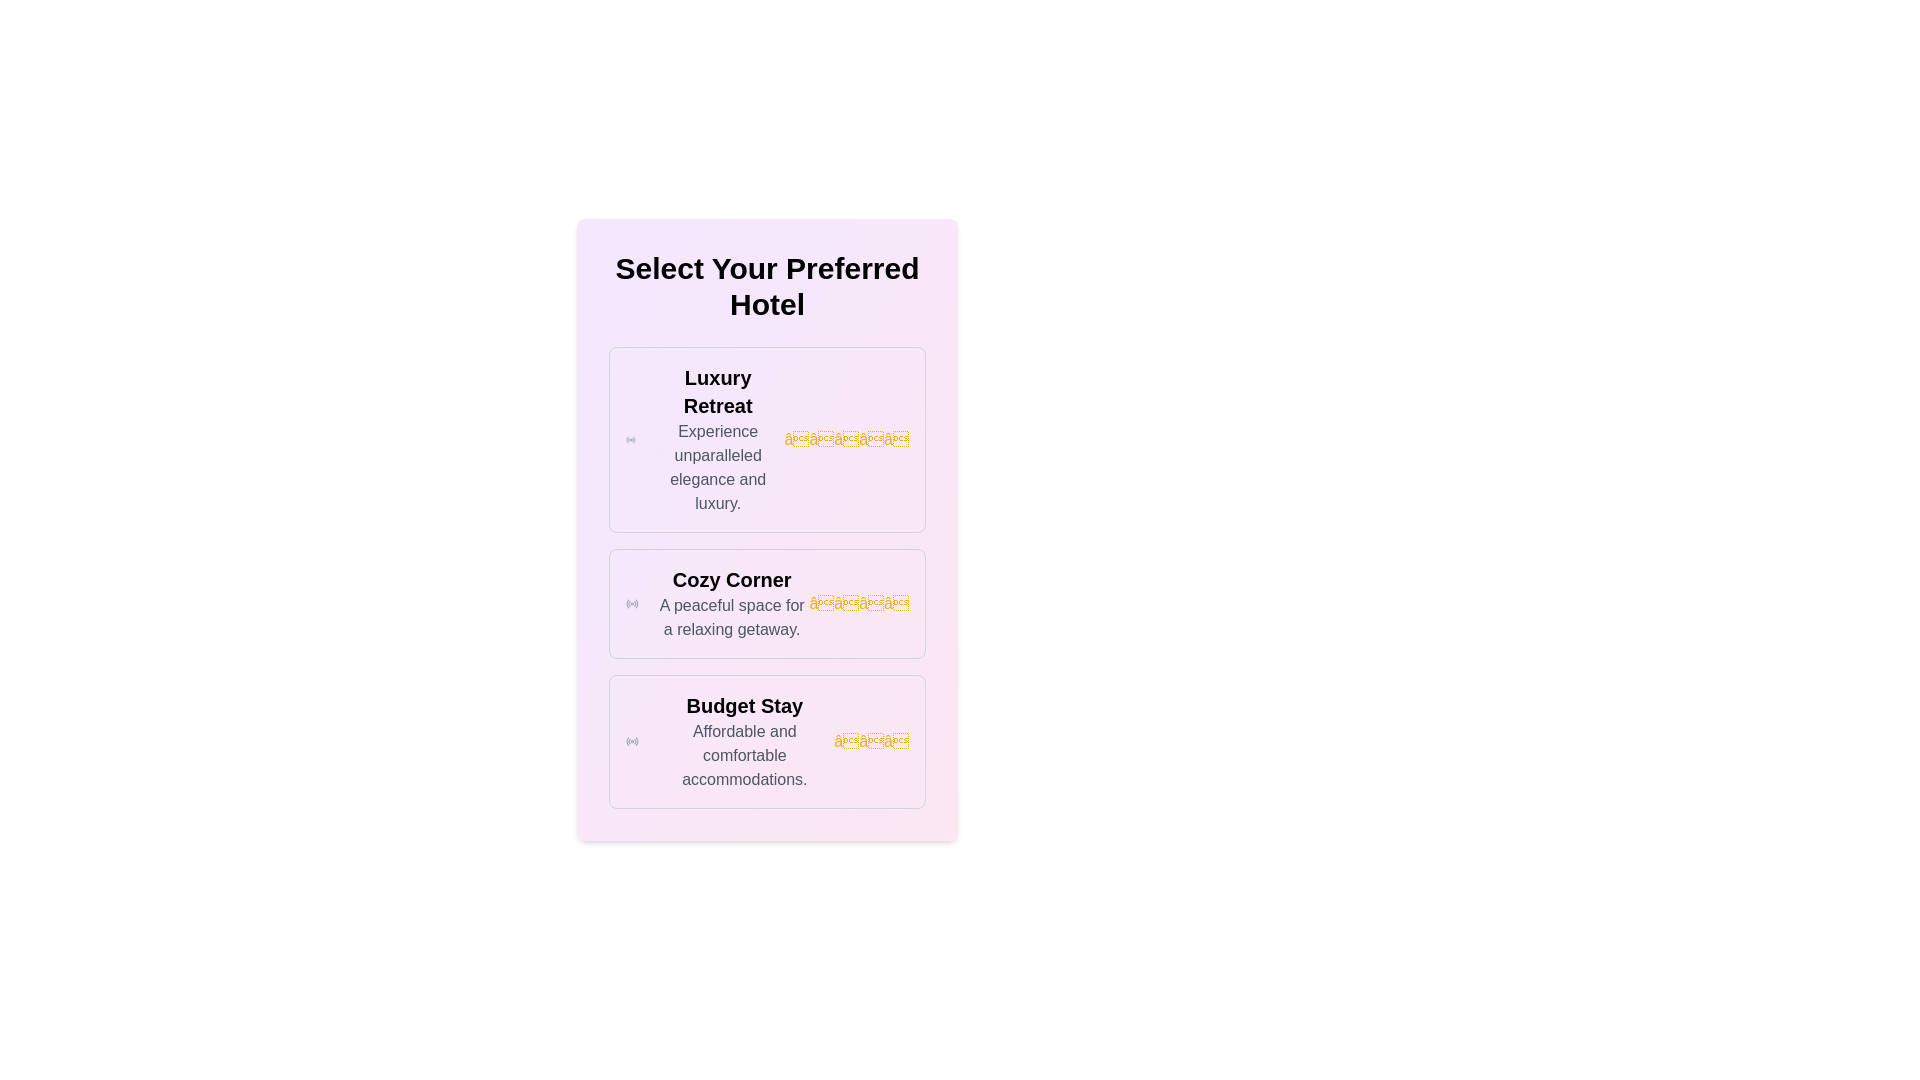 The width and height of the screenshot is (1920, 1080). I want to click on the Rating Indicator for the 'Budget Stay' option, located at the bottom-right corner of the card below the description 'Affordable and comfortable accommodations.', so click(871, 741).